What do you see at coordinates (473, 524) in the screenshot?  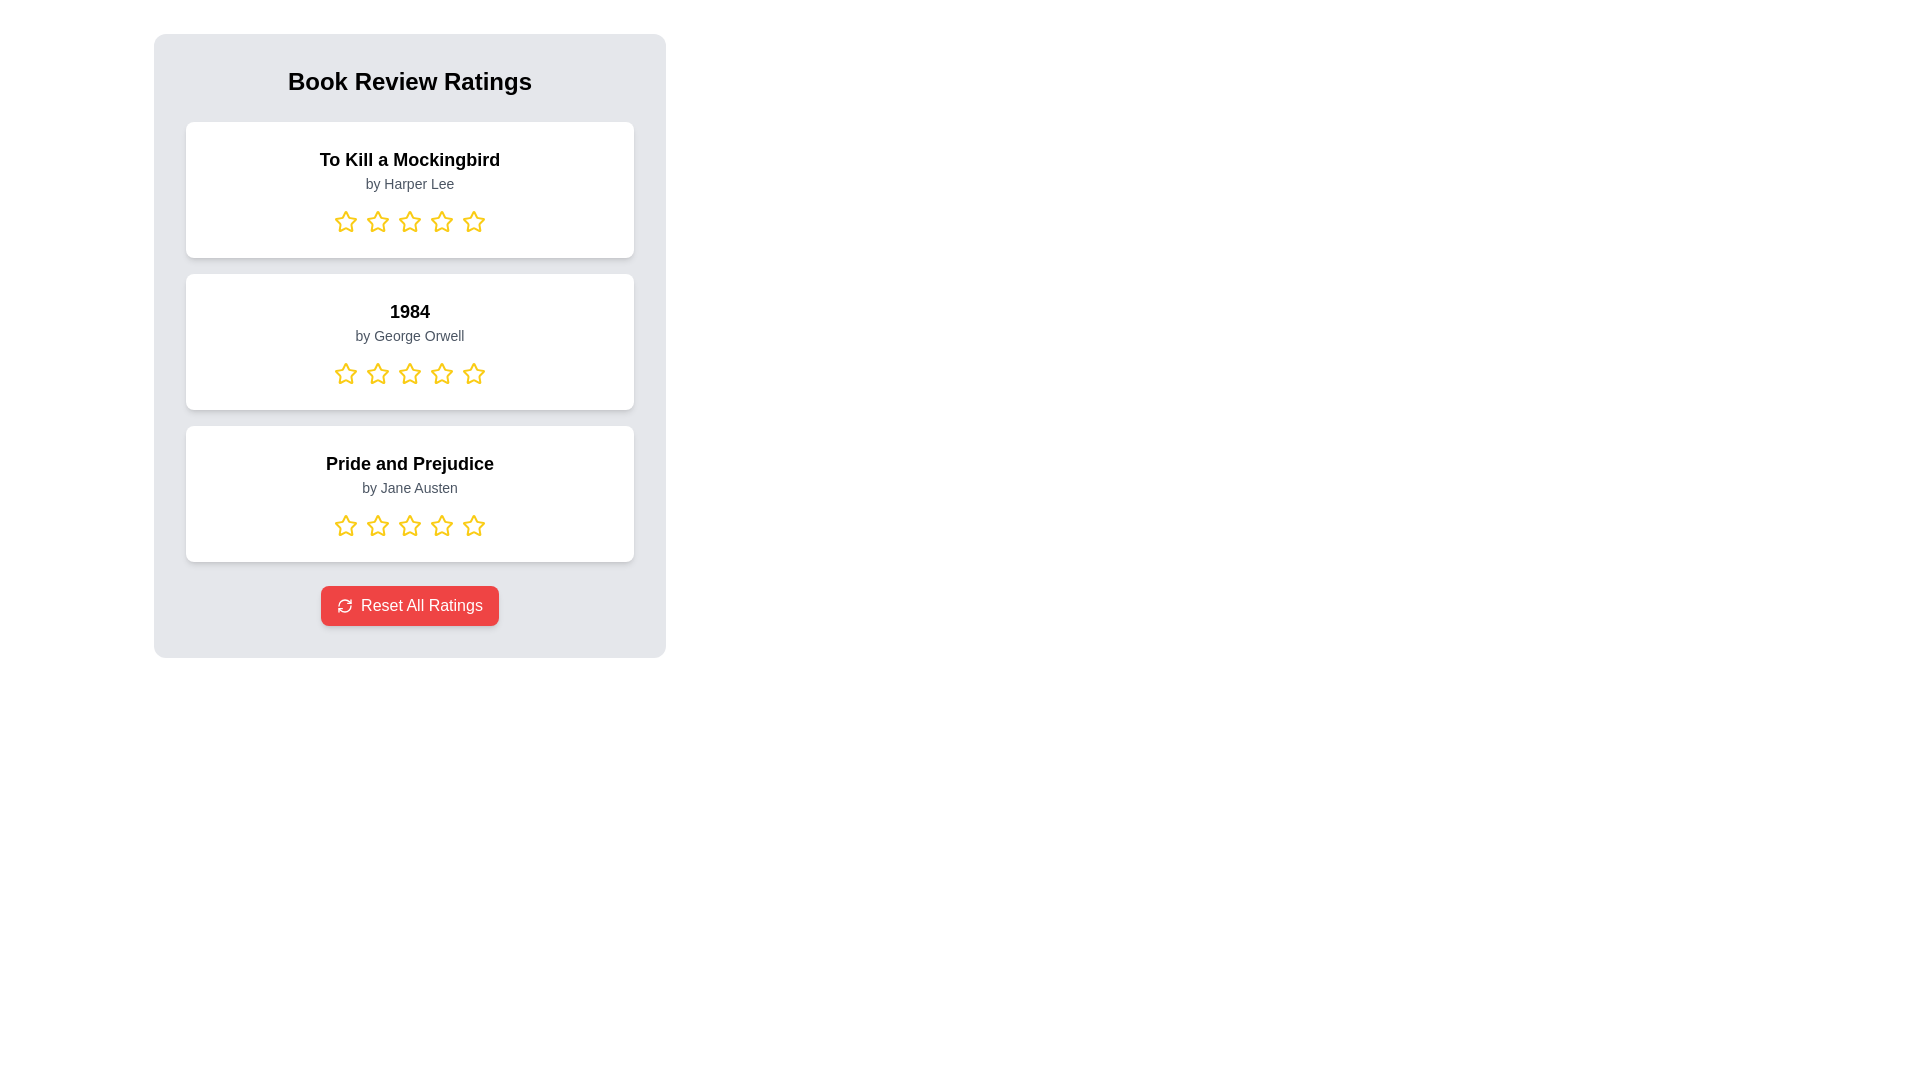 I see `the rating for a book by selecting 5 stars for the book titled Pride and Prejudice` at bounding box center [473, 524].